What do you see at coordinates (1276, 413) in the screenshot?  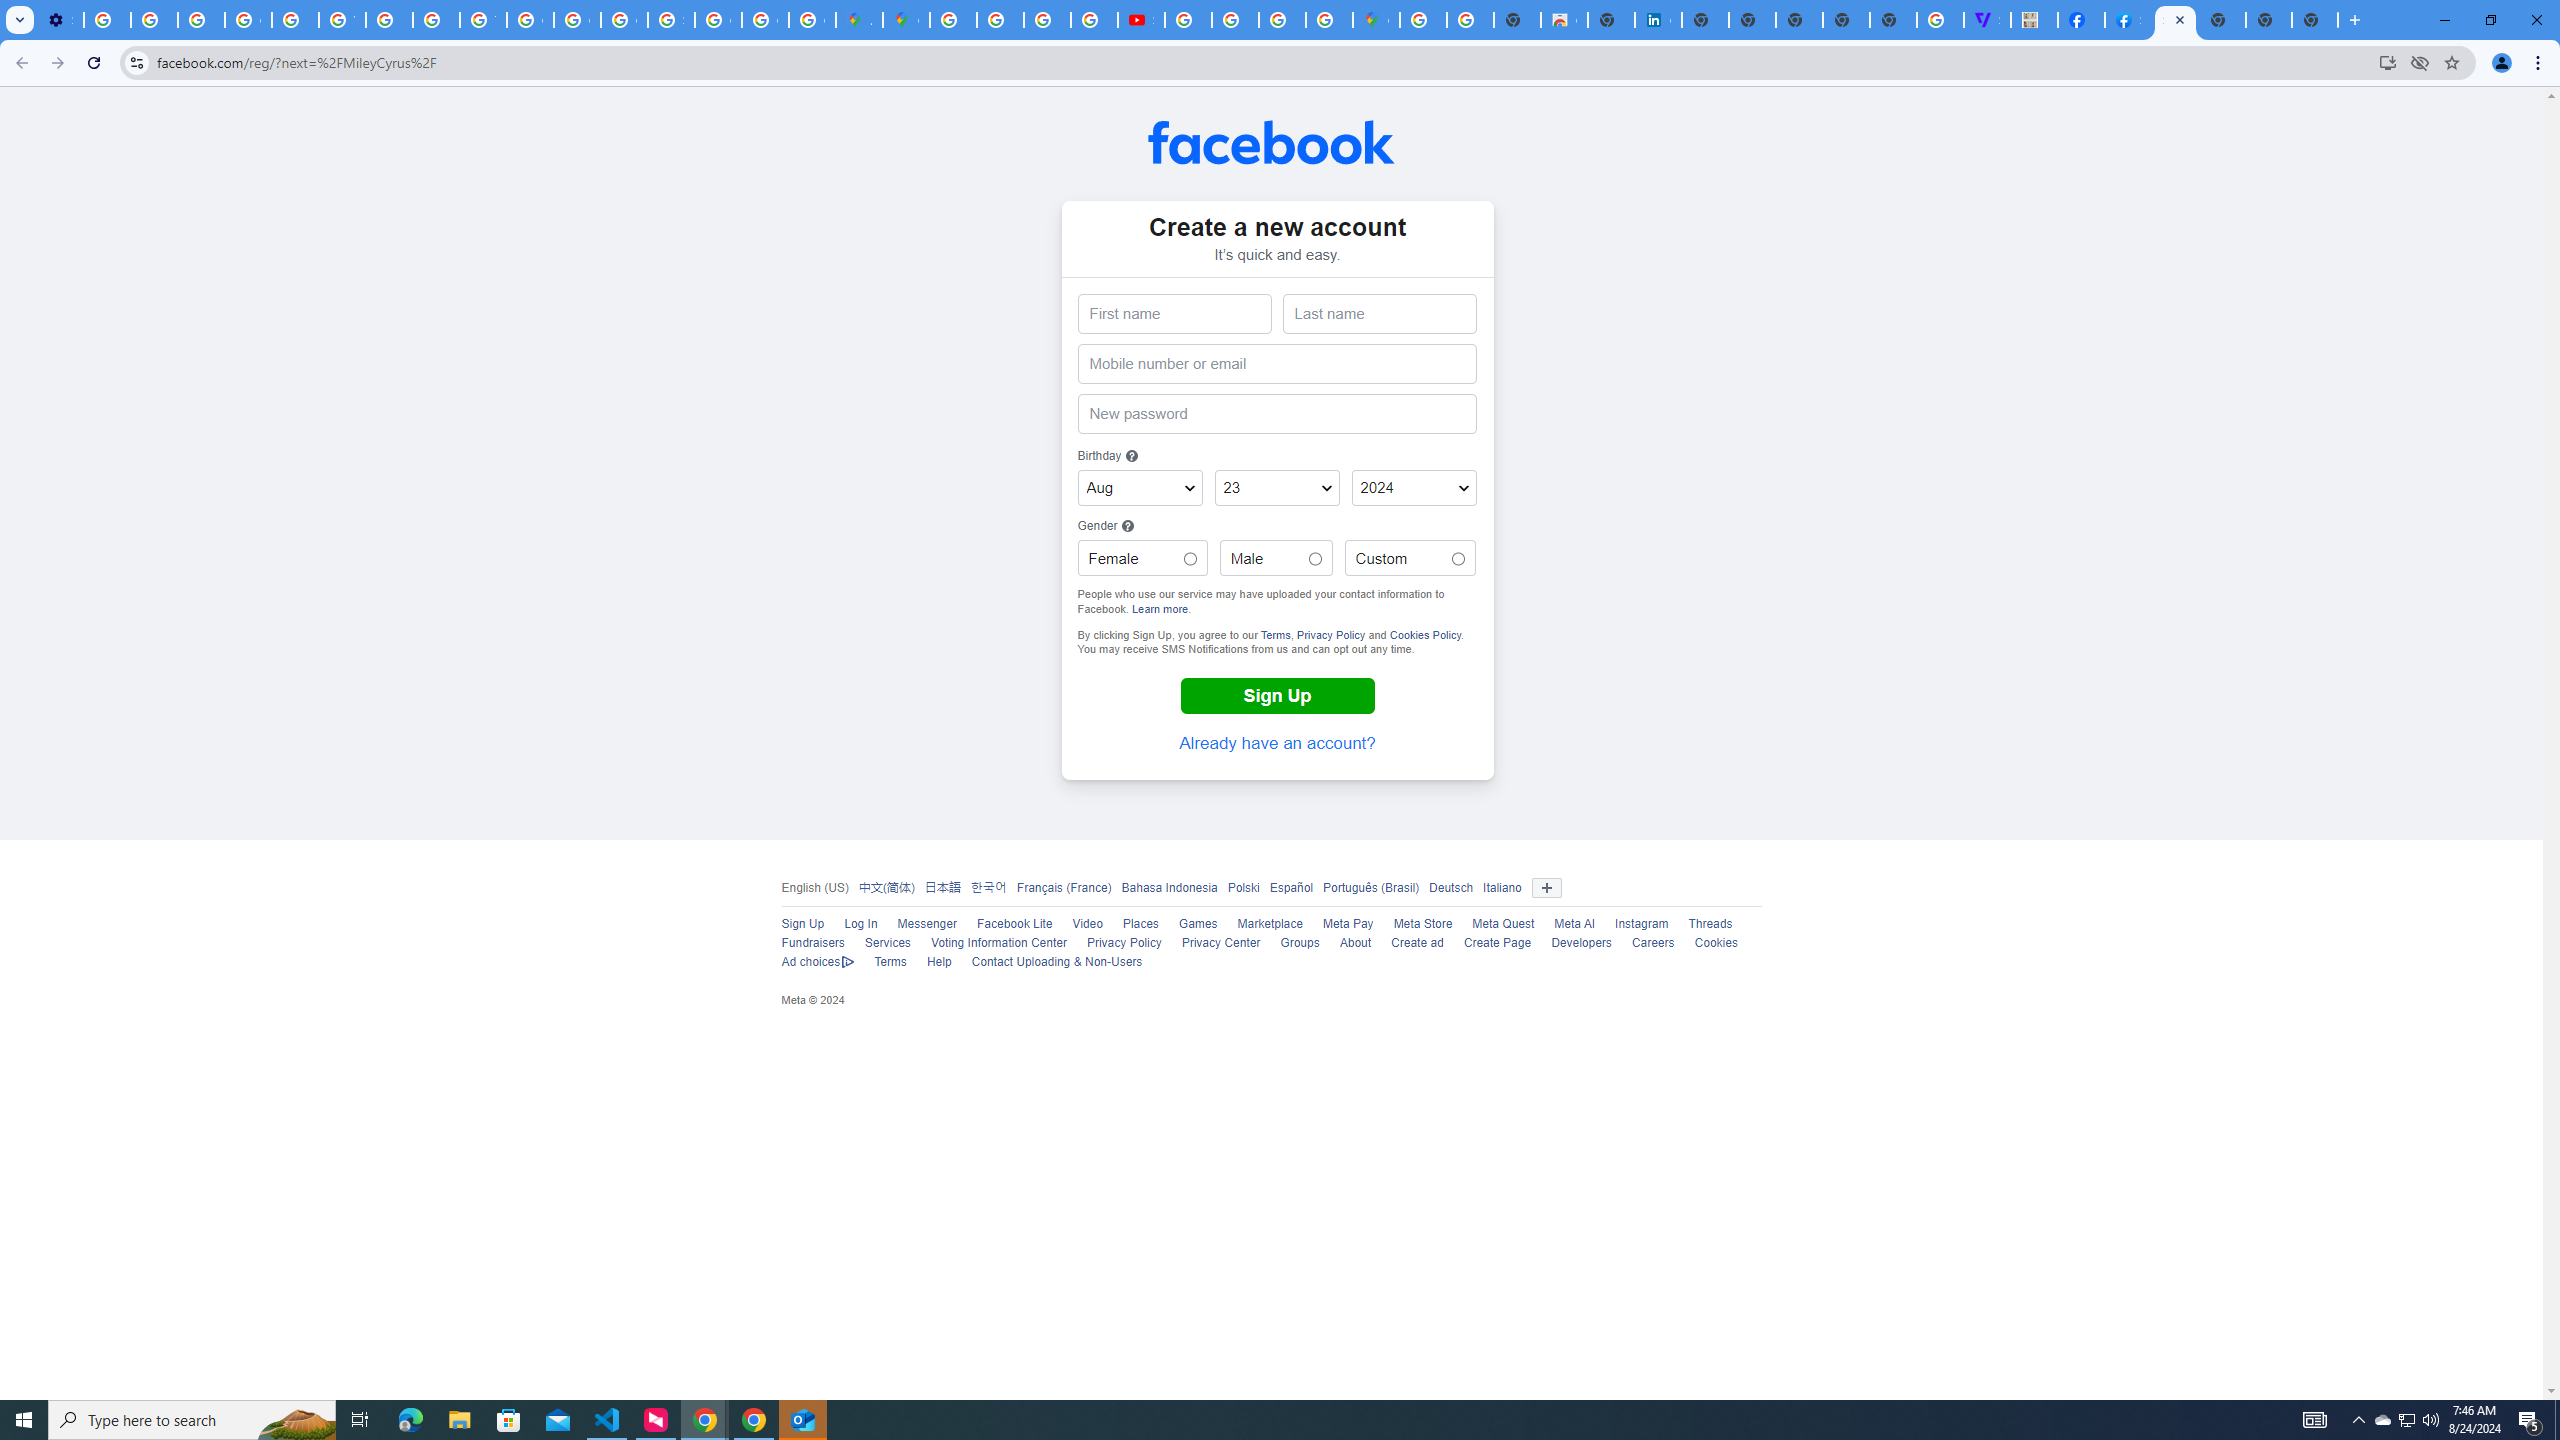 I see `'New password'` at bounding box center [1276, 413].